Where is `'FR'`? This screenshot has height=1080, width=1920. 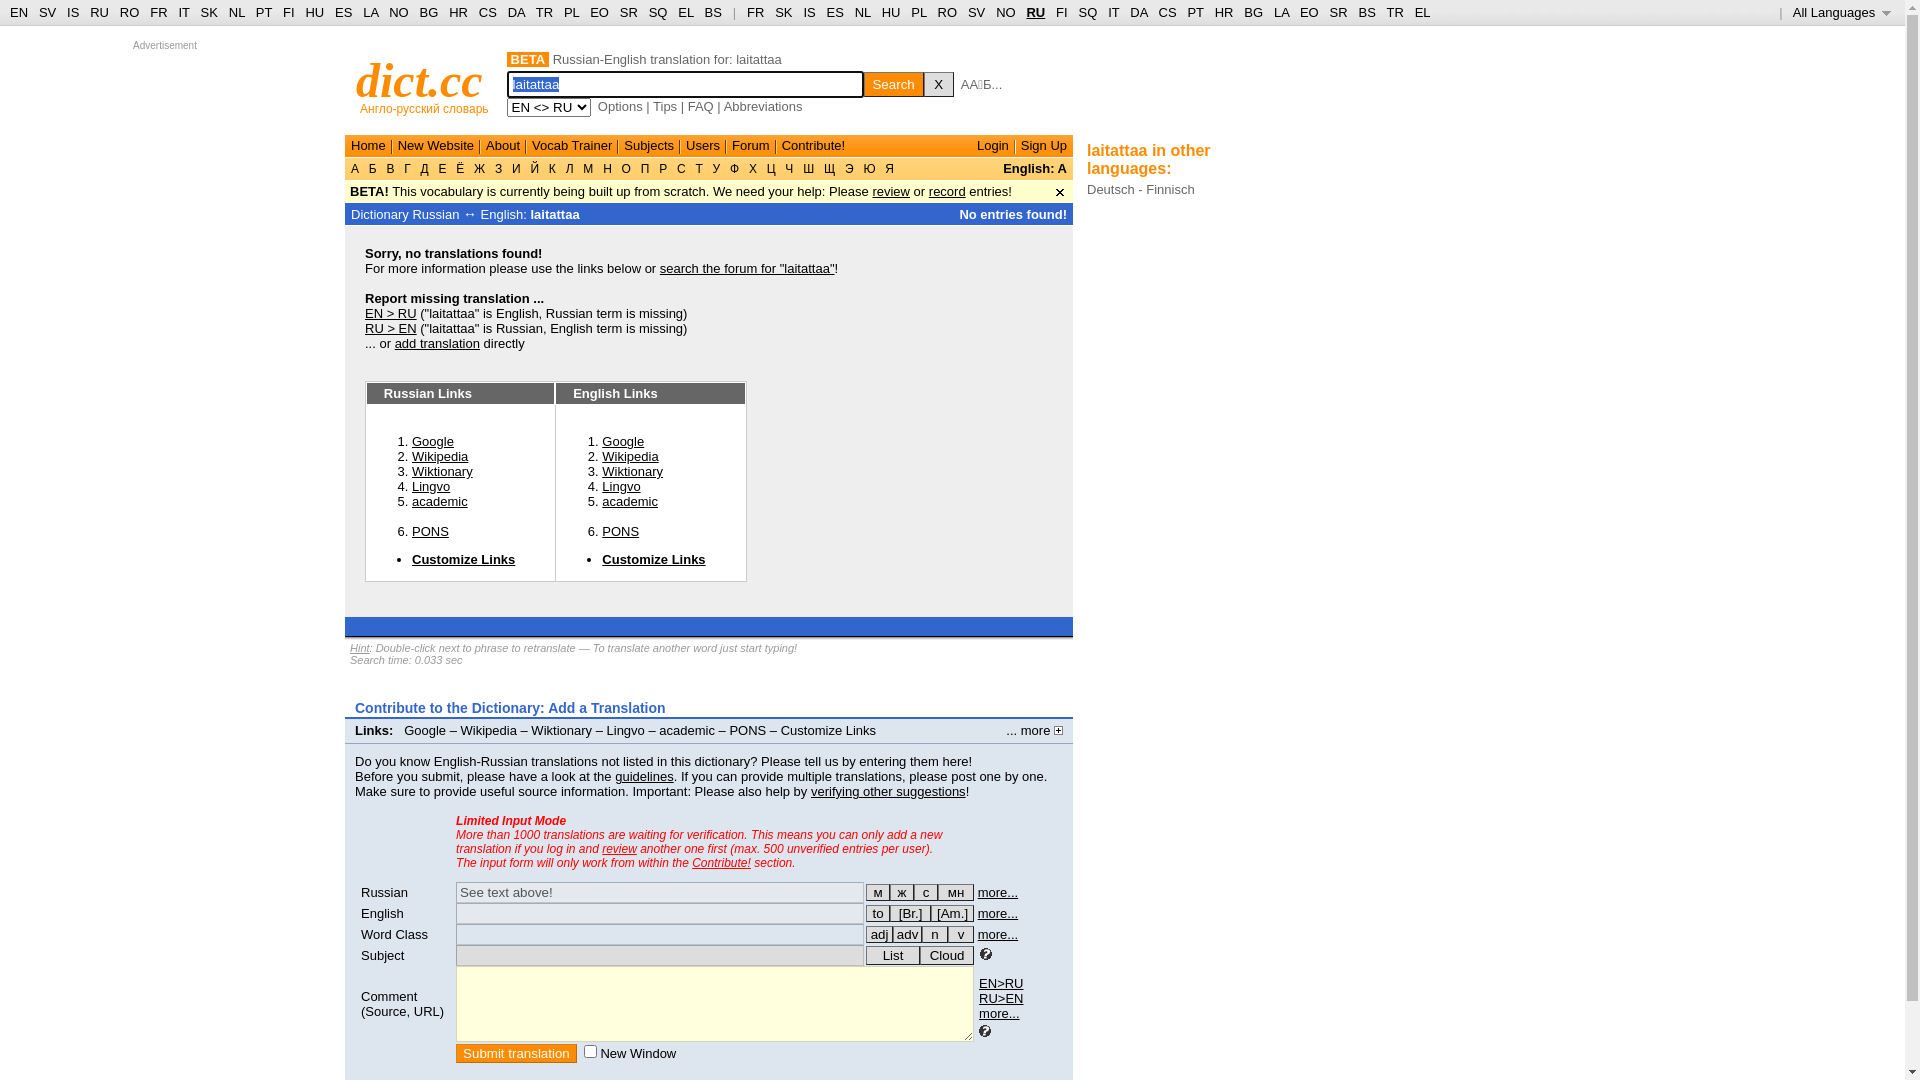
'FR' is located at coordinates (148, 12).